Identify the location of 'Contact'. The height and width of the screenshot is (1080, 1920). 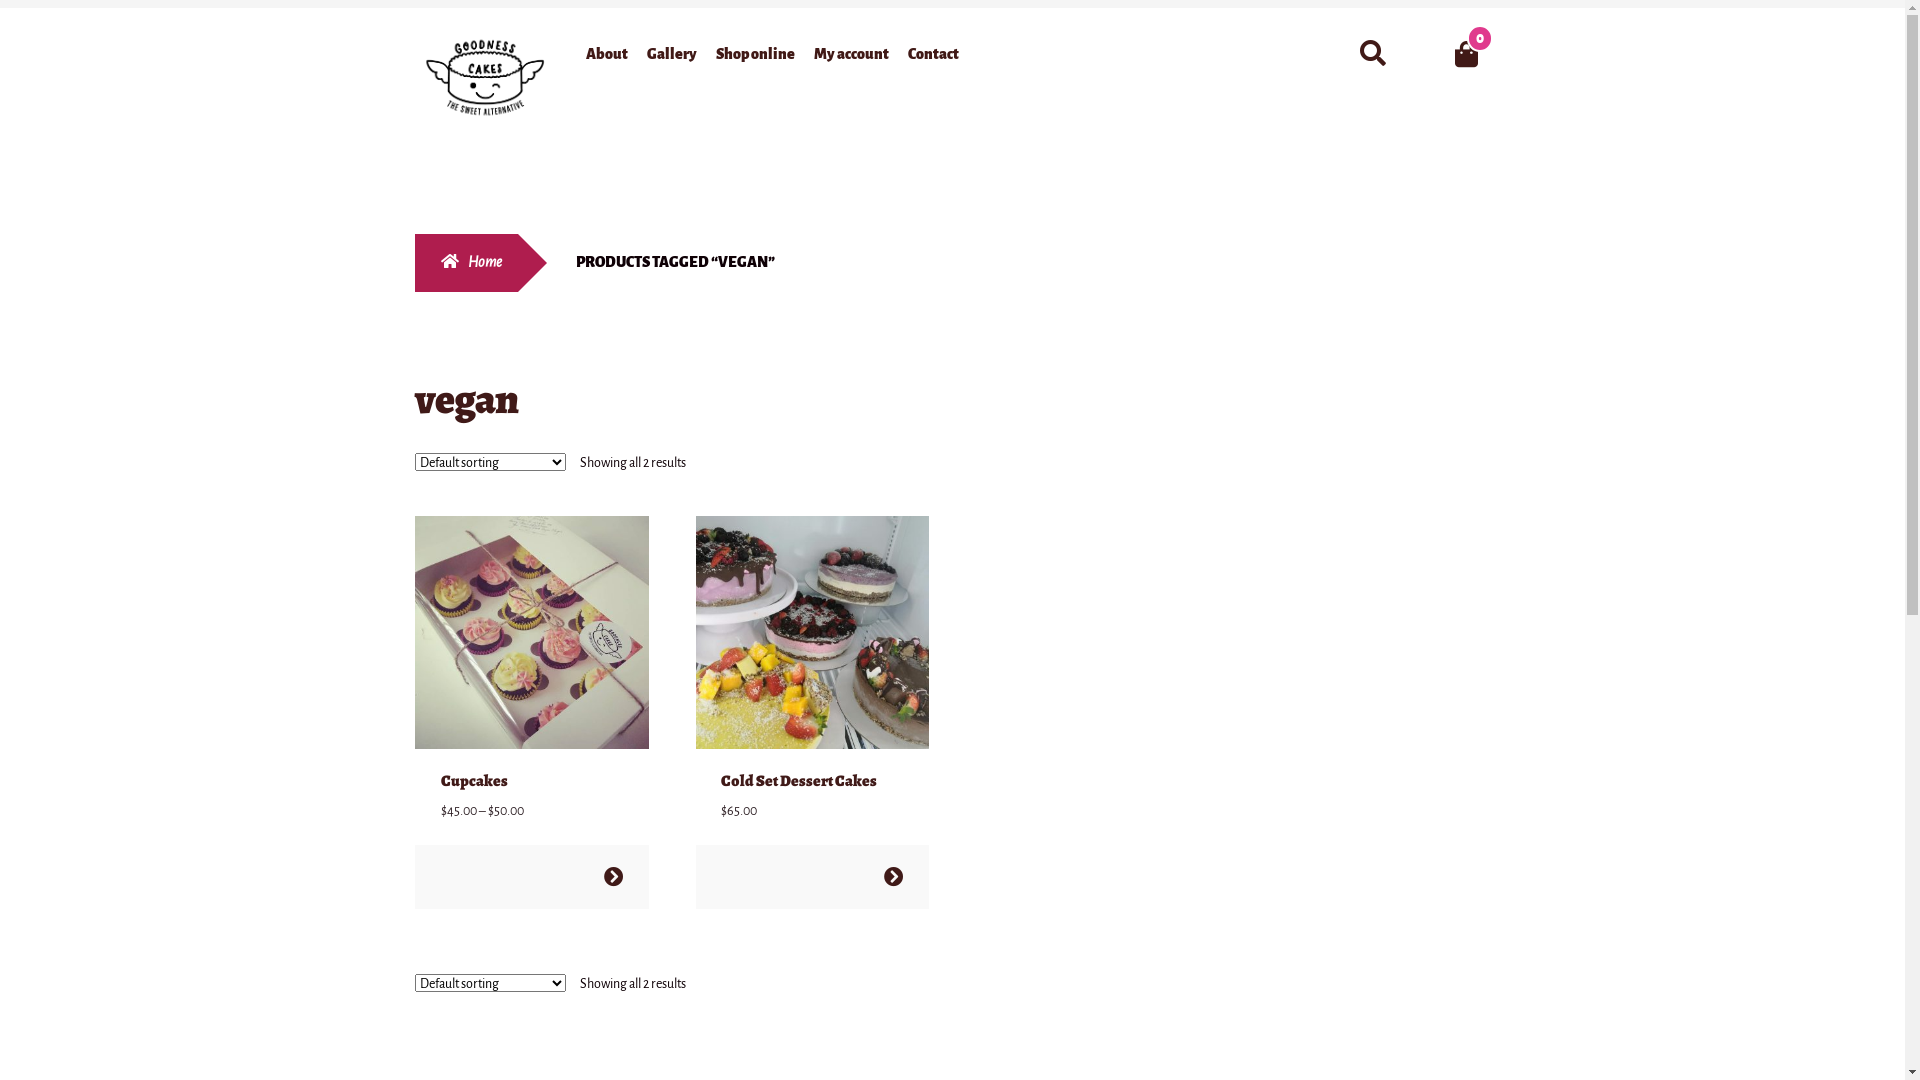
(932, 56).